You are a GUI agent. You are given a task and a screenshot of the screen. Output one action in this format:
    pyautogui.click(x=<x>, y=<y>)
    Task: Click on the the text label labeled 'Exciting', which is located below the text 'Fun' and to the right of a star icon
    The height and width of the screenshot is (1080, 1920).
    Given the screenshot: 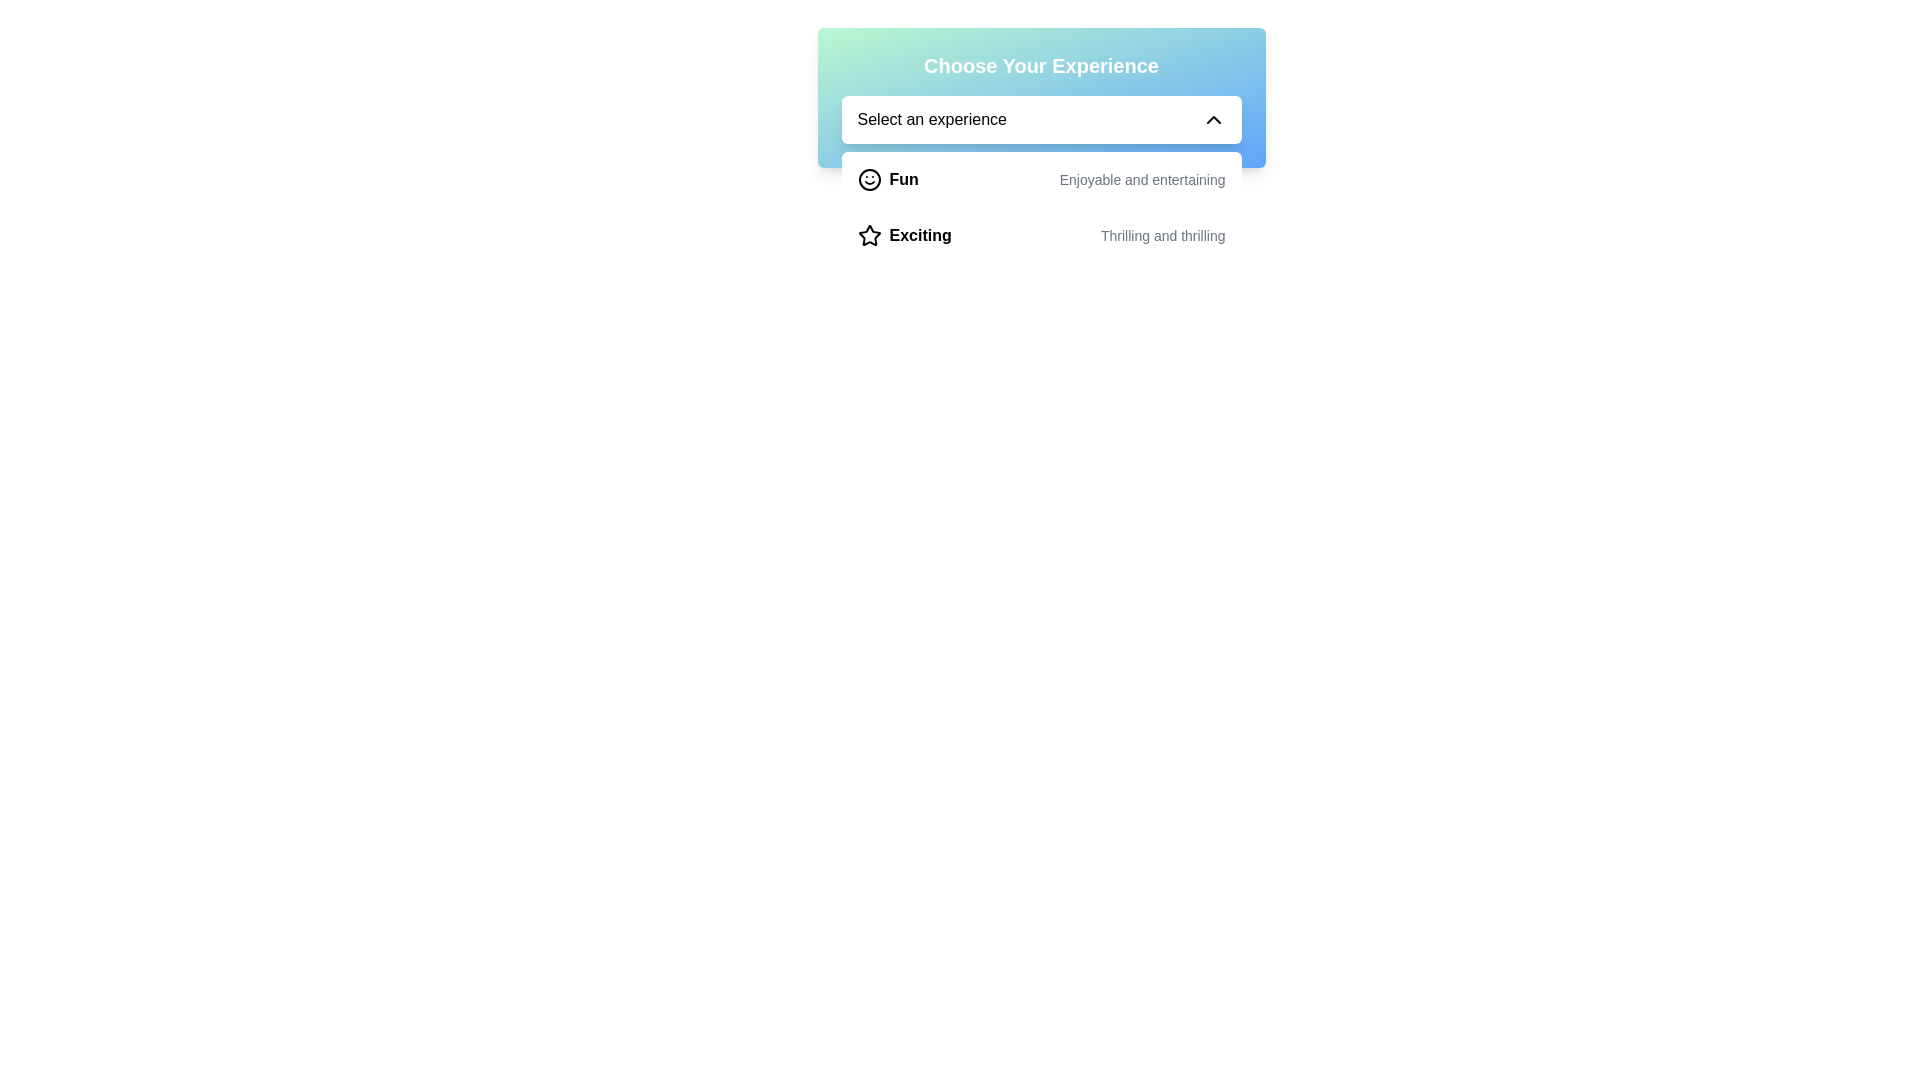 What is the action you would take?
    pyautogui.click(x=919, y=234)
    